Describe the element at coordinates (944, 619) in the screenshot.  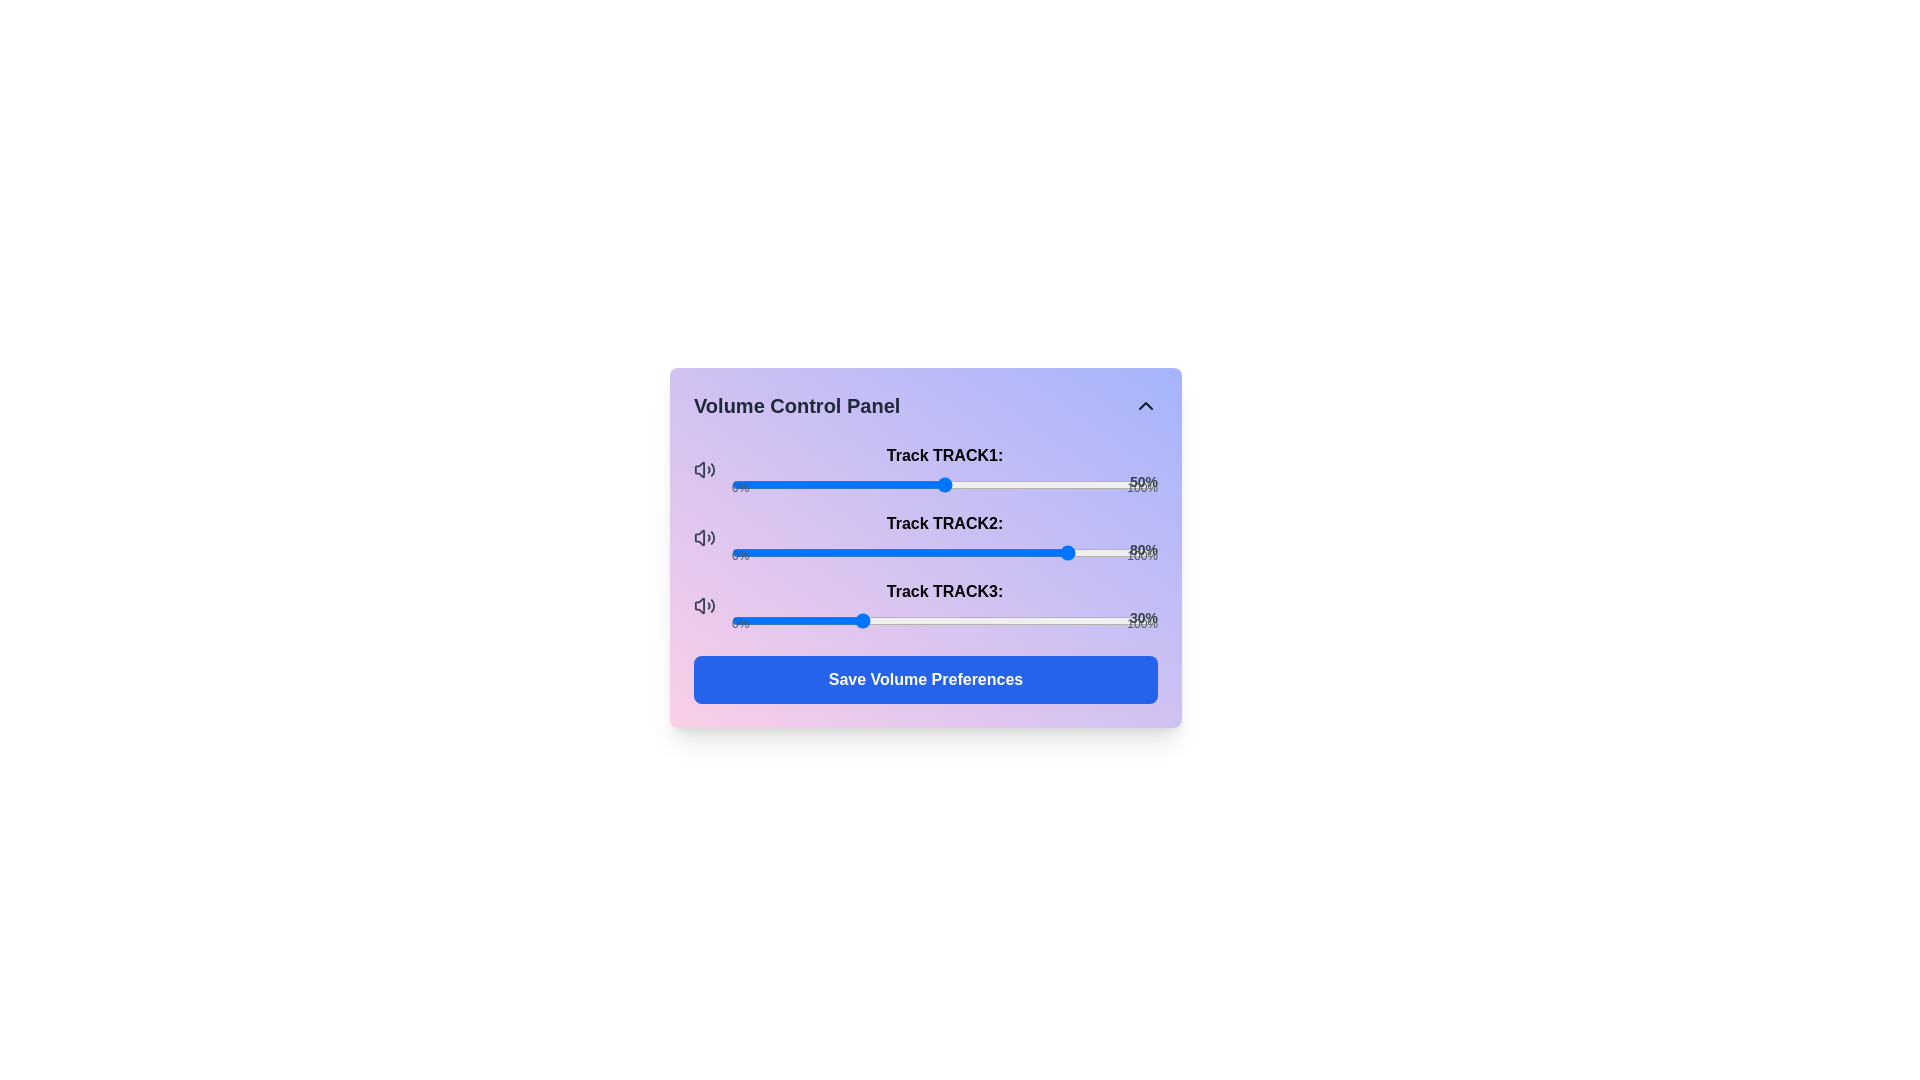
I see `the Slider control for 'Track TRACK3:', which is the third slider in a vertical stack, positioned directly below its label` at that location.